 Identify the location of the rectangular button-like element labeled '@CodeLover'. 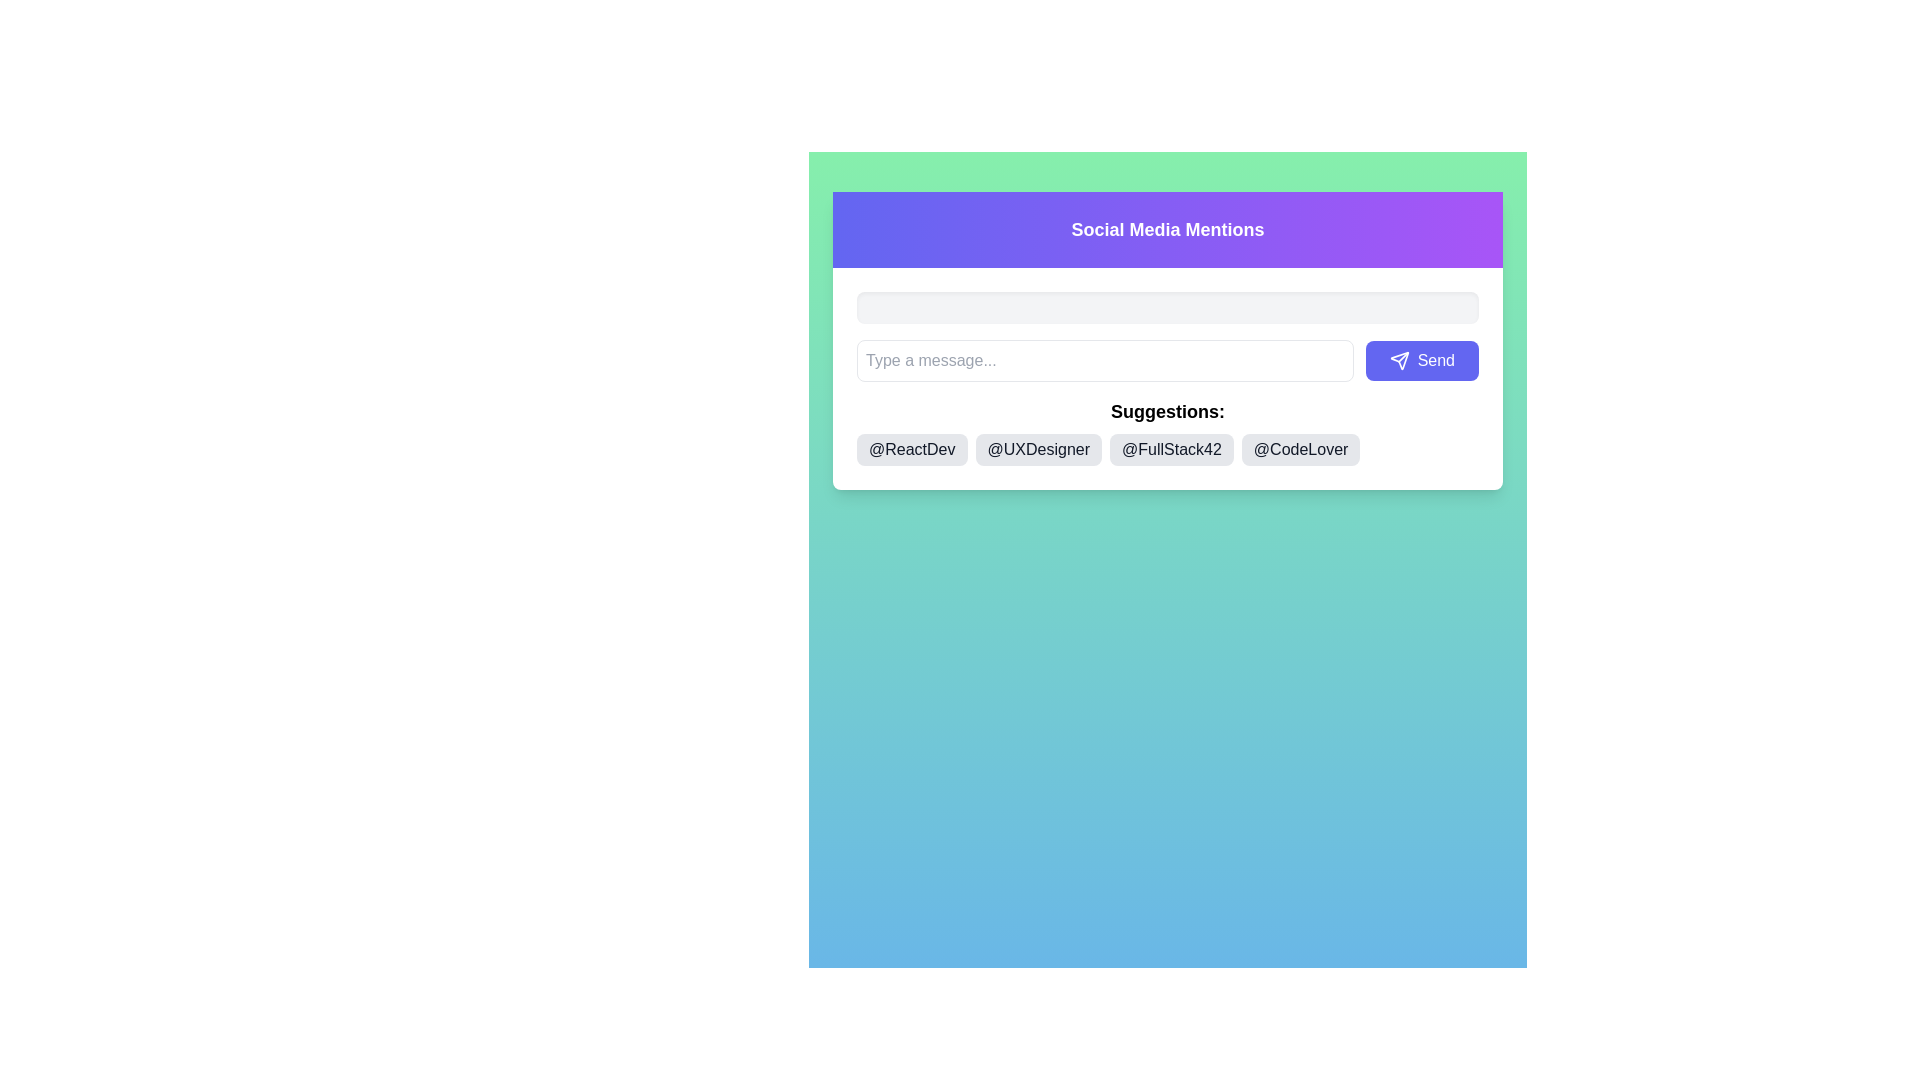
(1301, 450).